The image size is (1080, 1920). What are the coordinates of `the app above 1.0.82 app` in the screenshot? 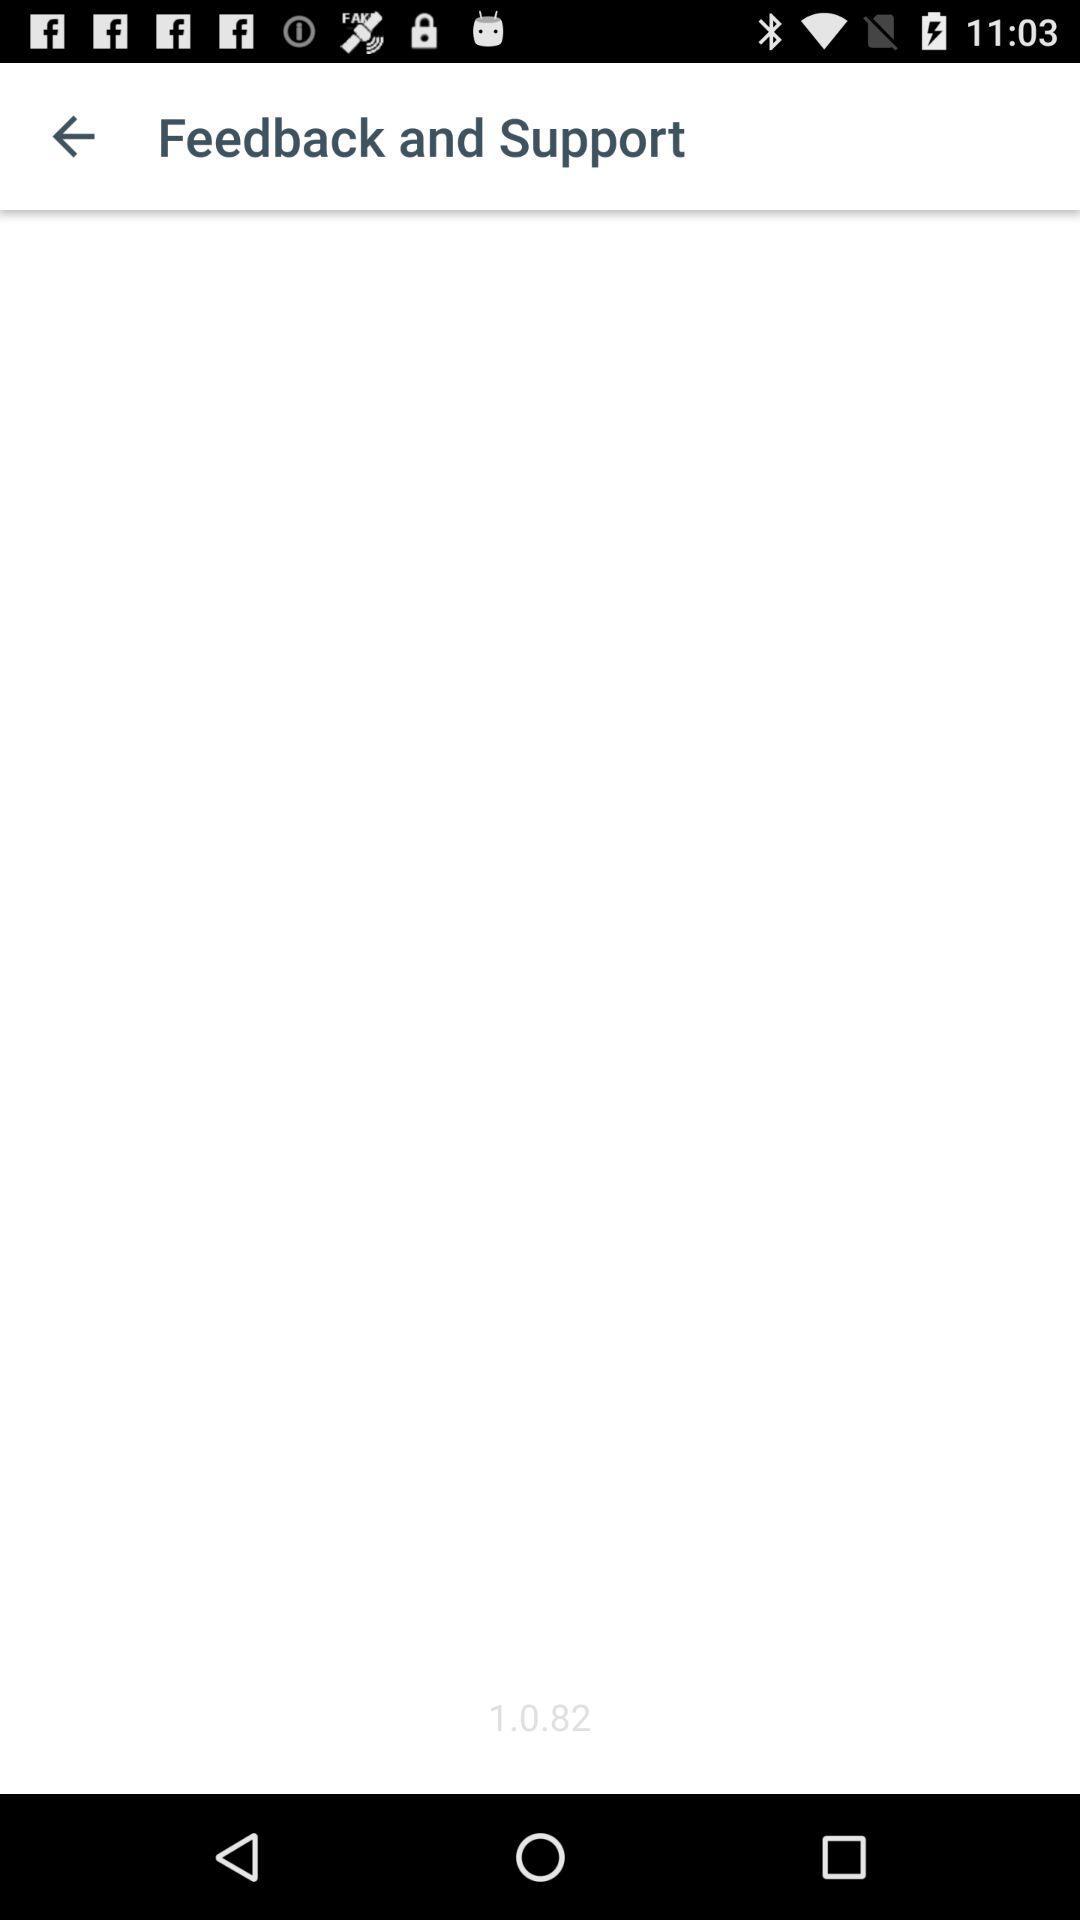 It's located at (540, 949).